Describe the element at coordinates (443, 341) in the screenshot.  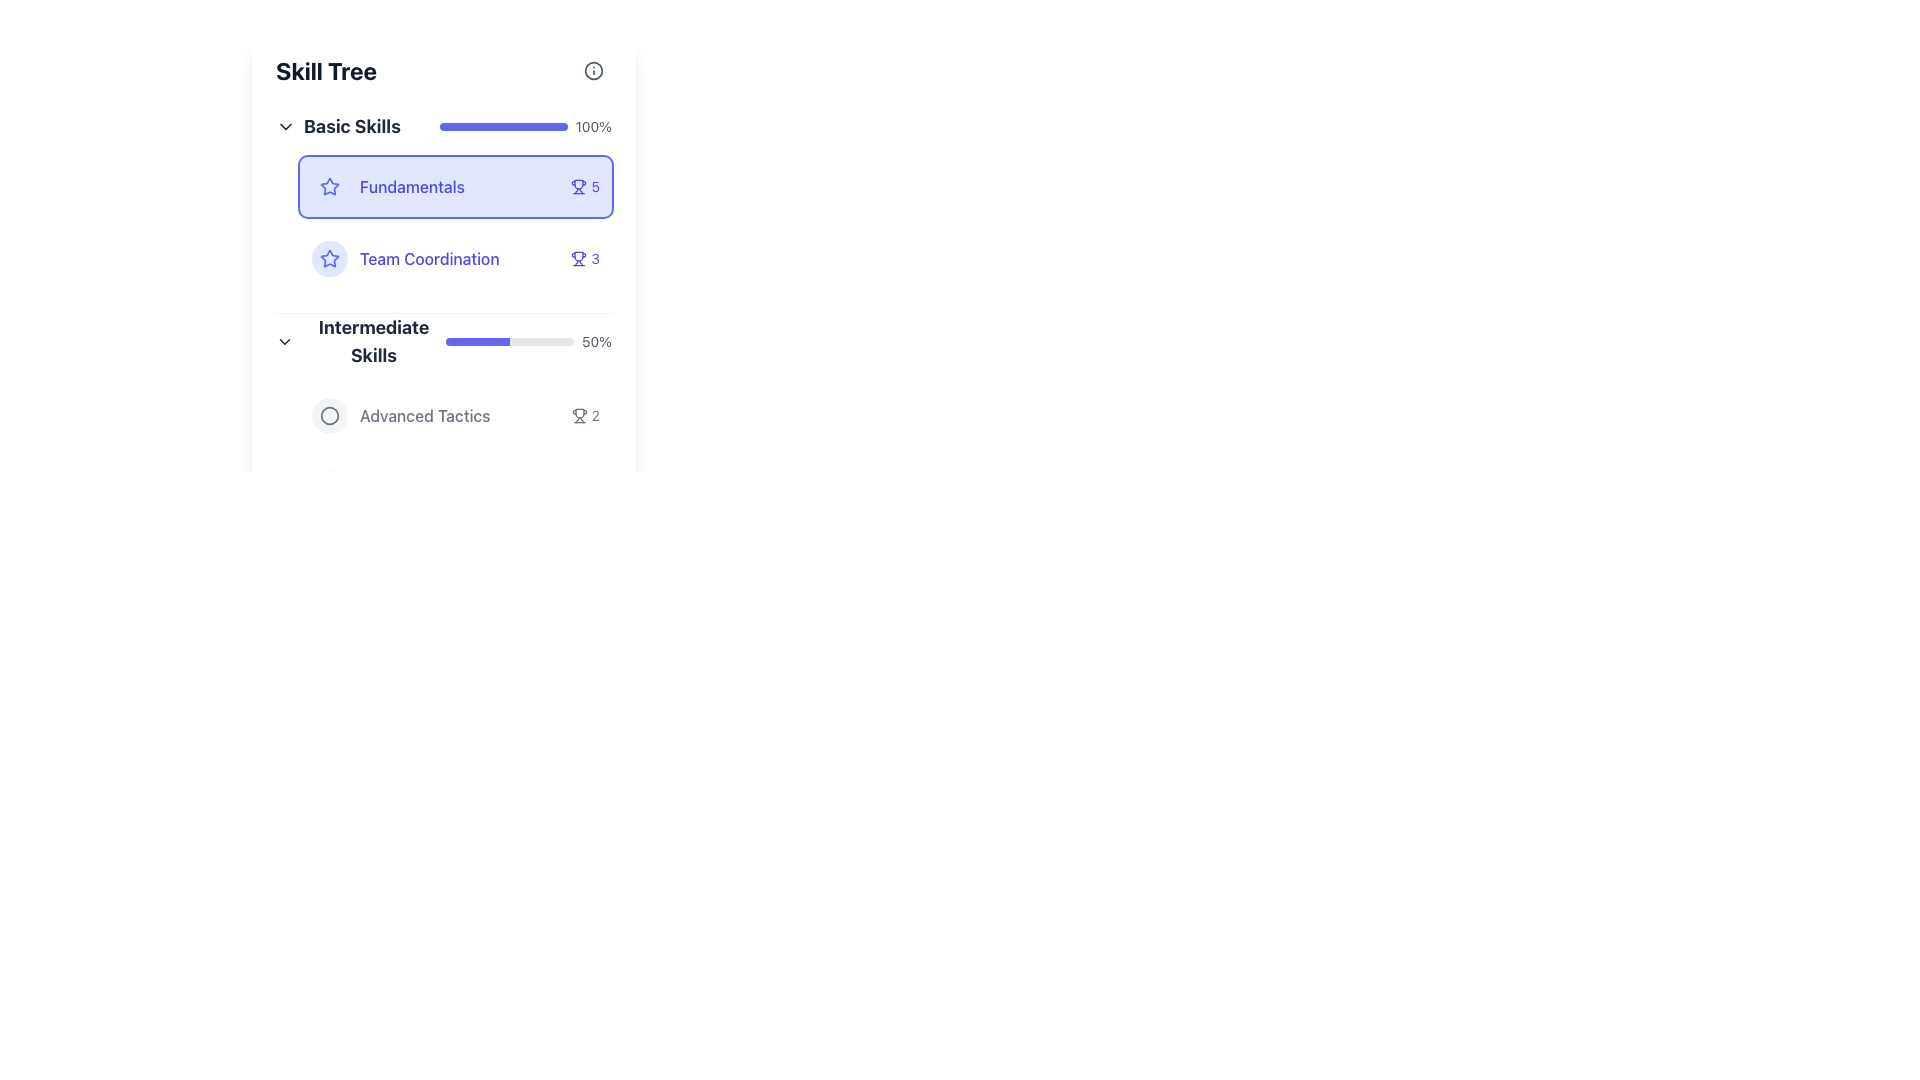
I see `the progress indicator displaying '50%' in the Intermediate Skills section` at that location.